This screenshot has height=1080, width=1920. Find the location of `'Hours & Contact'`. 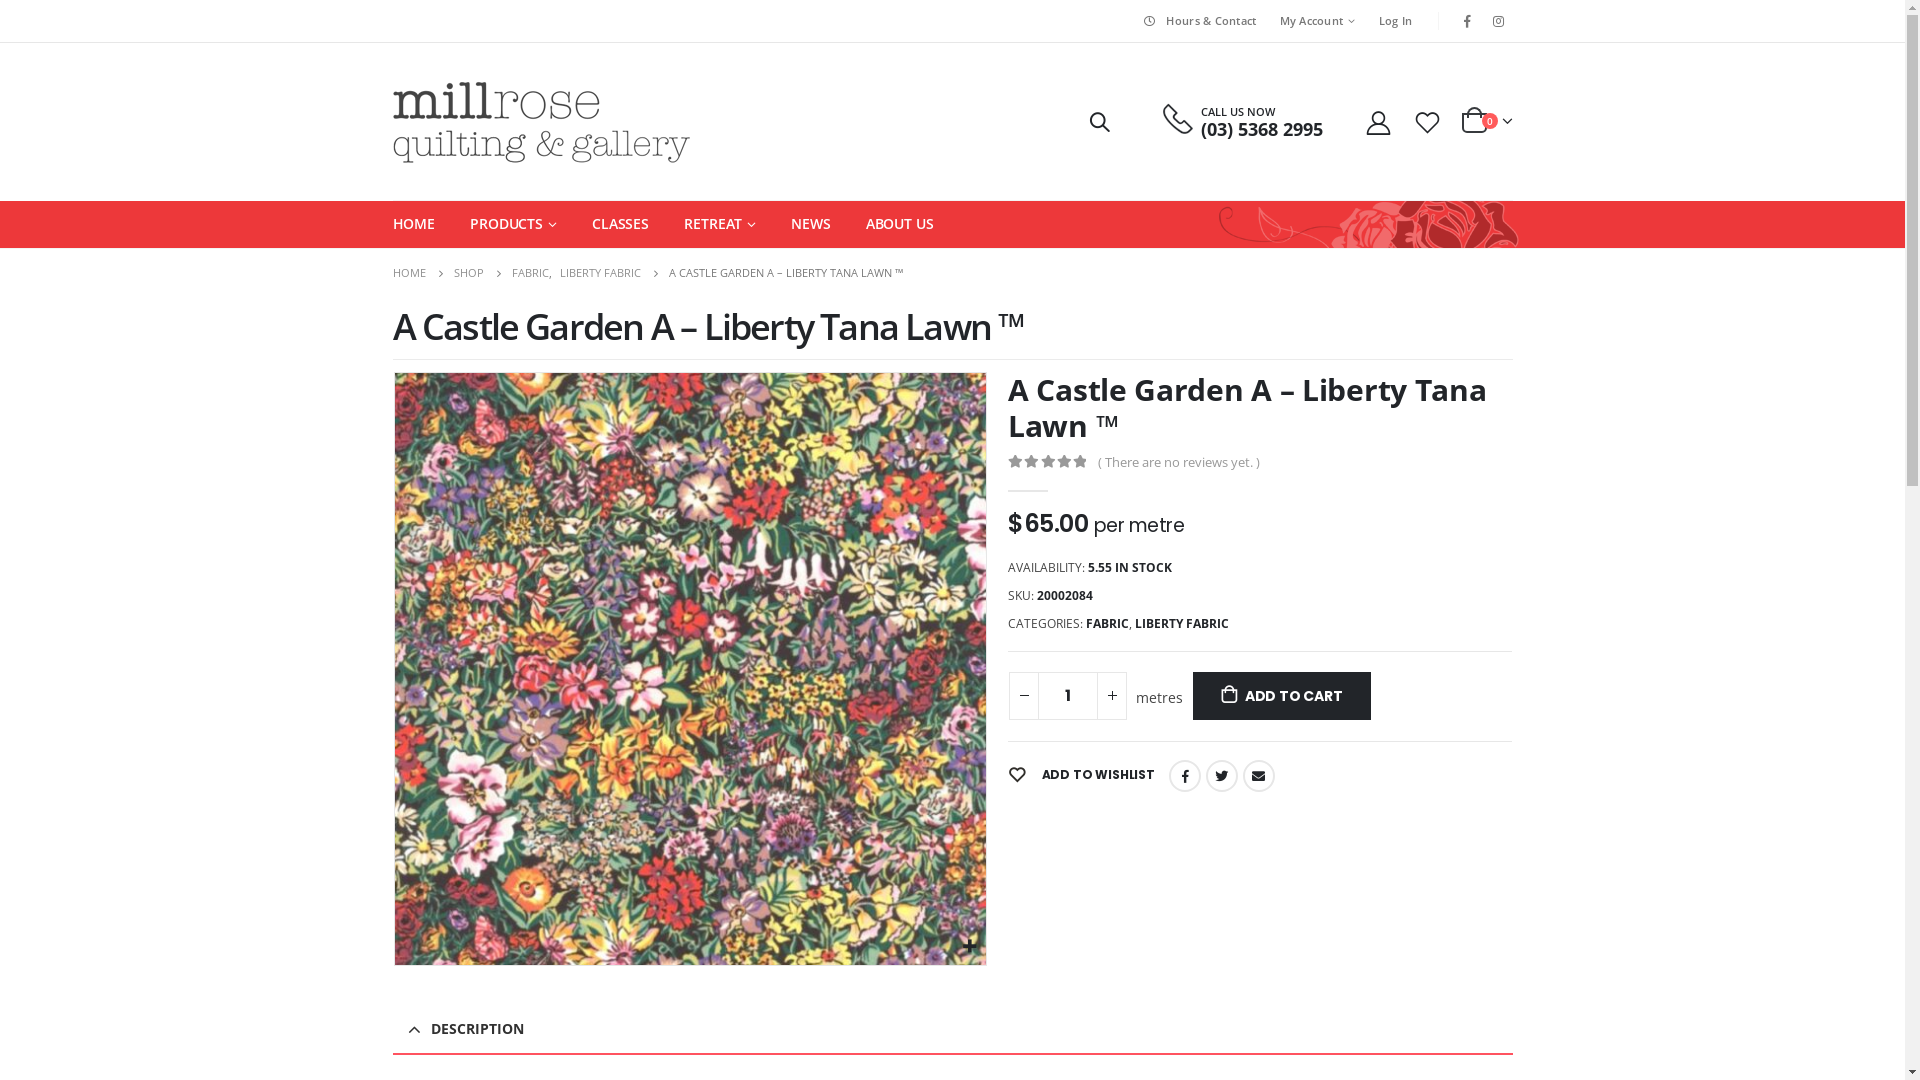

'Hours & Contact' is located at coordinates (1198, 20).